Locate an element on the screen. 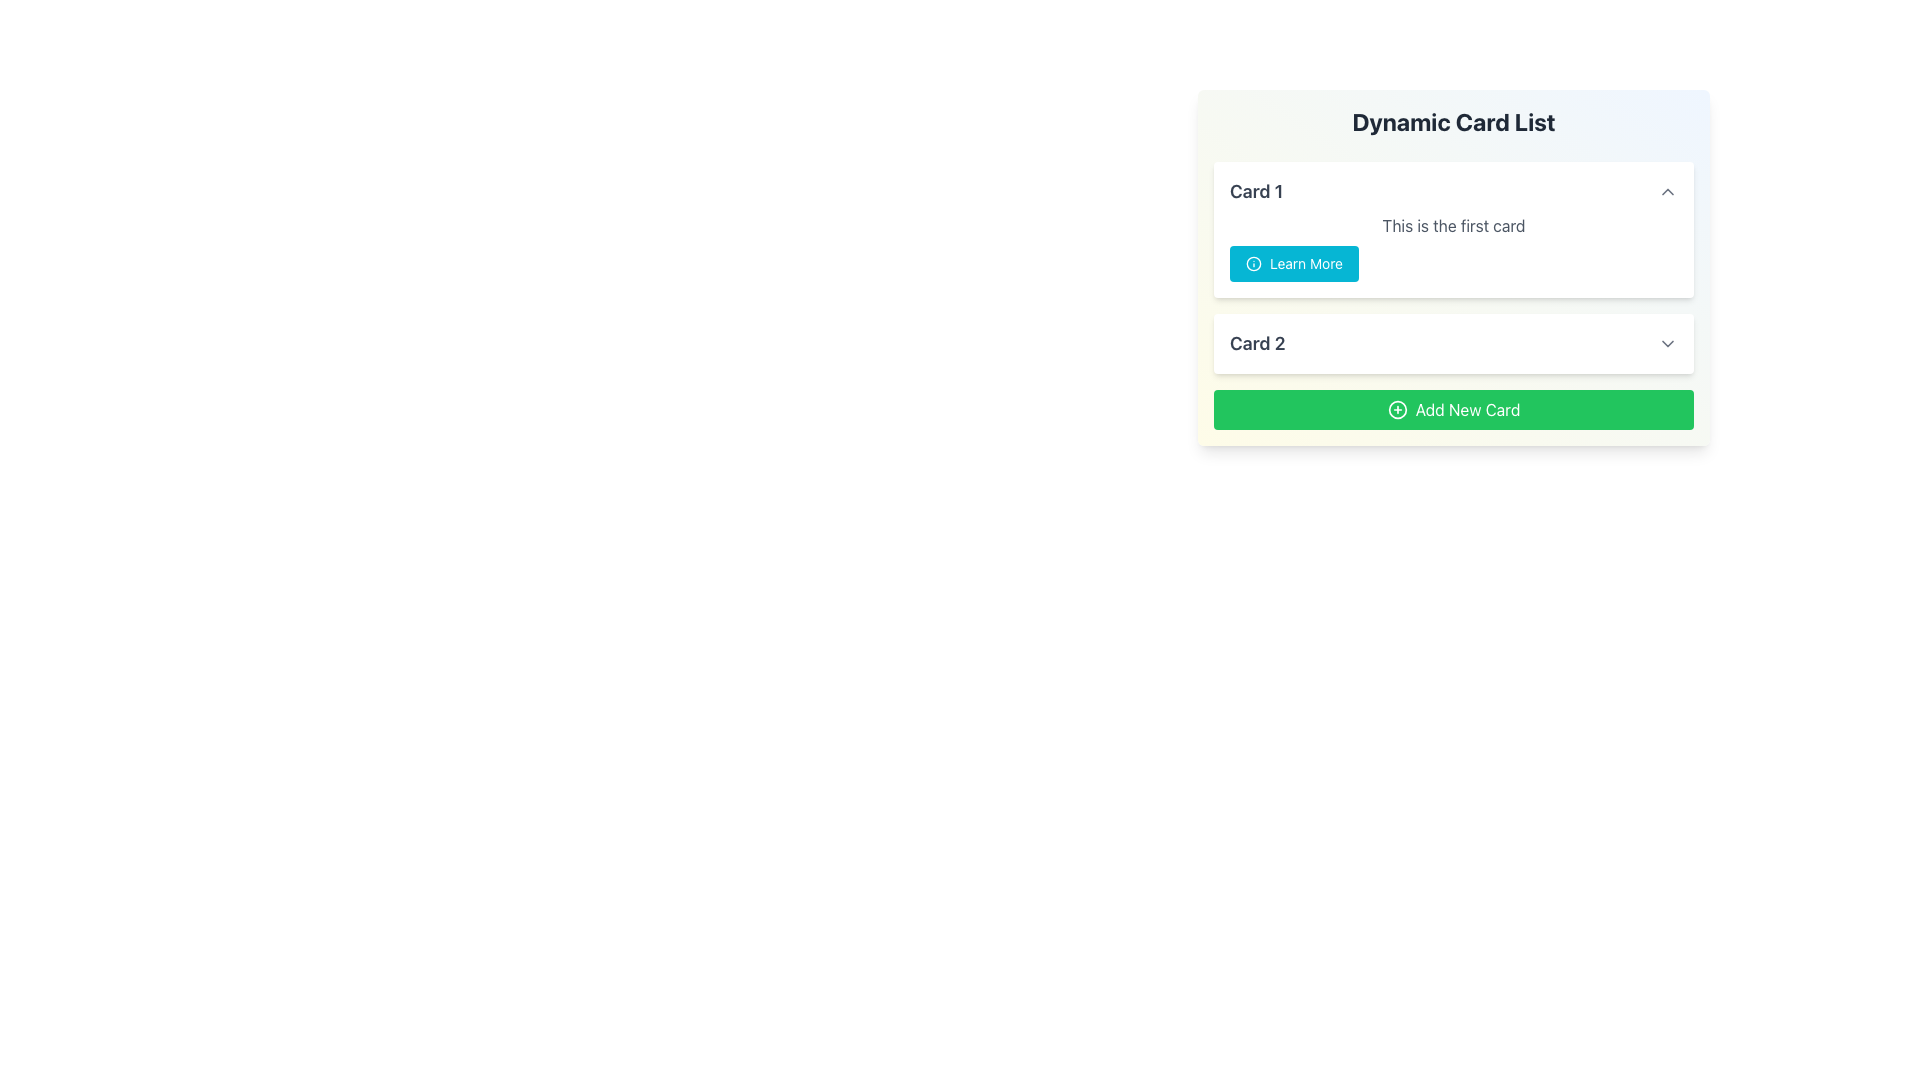 Image resolution: width=1920 pixels, height=1080 pixels. description of the first card component in the vertical card list, which includes a title, description, and a 'Learn More' button is located at coordinates (1454, 229).